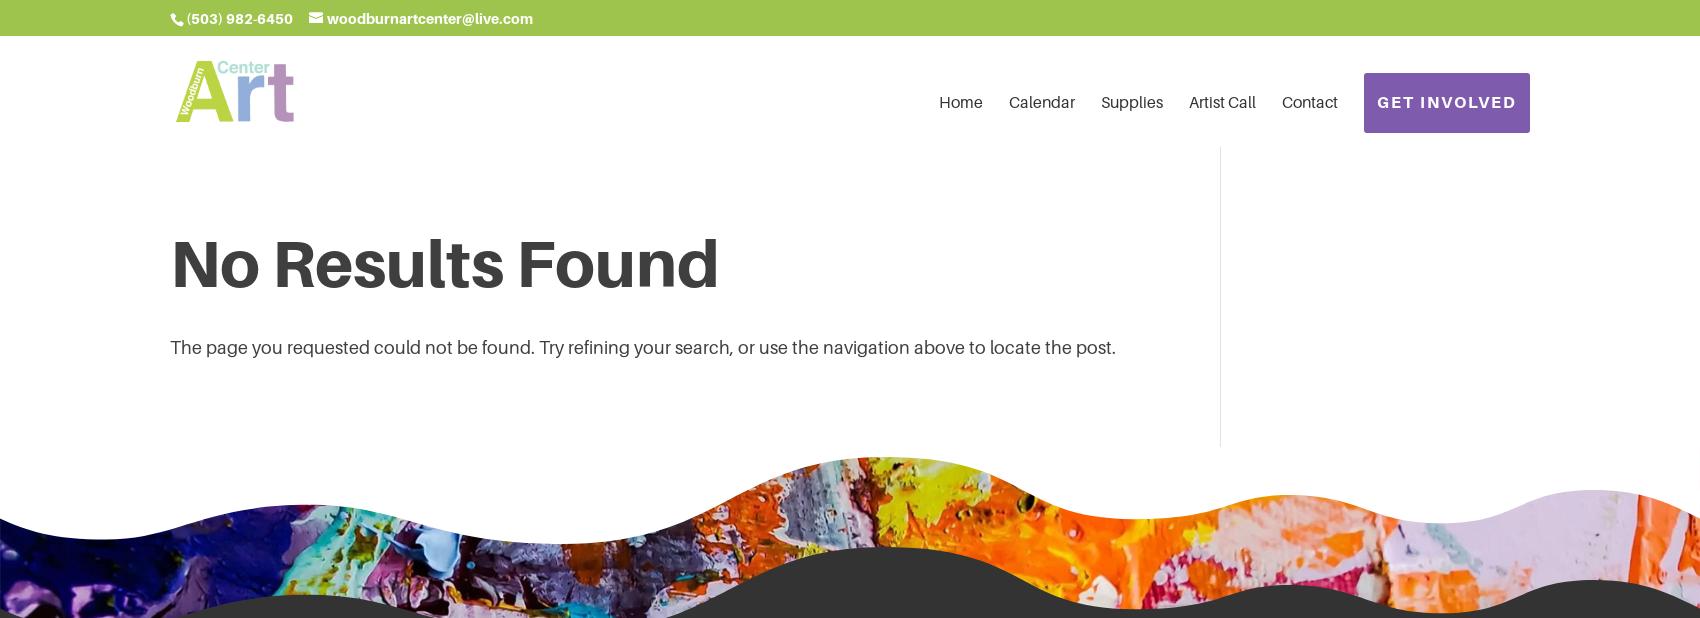 Image resolution: width=1700 pixels, height=618 pixels. I want to click on 'Supplies', so click(1132, 101).